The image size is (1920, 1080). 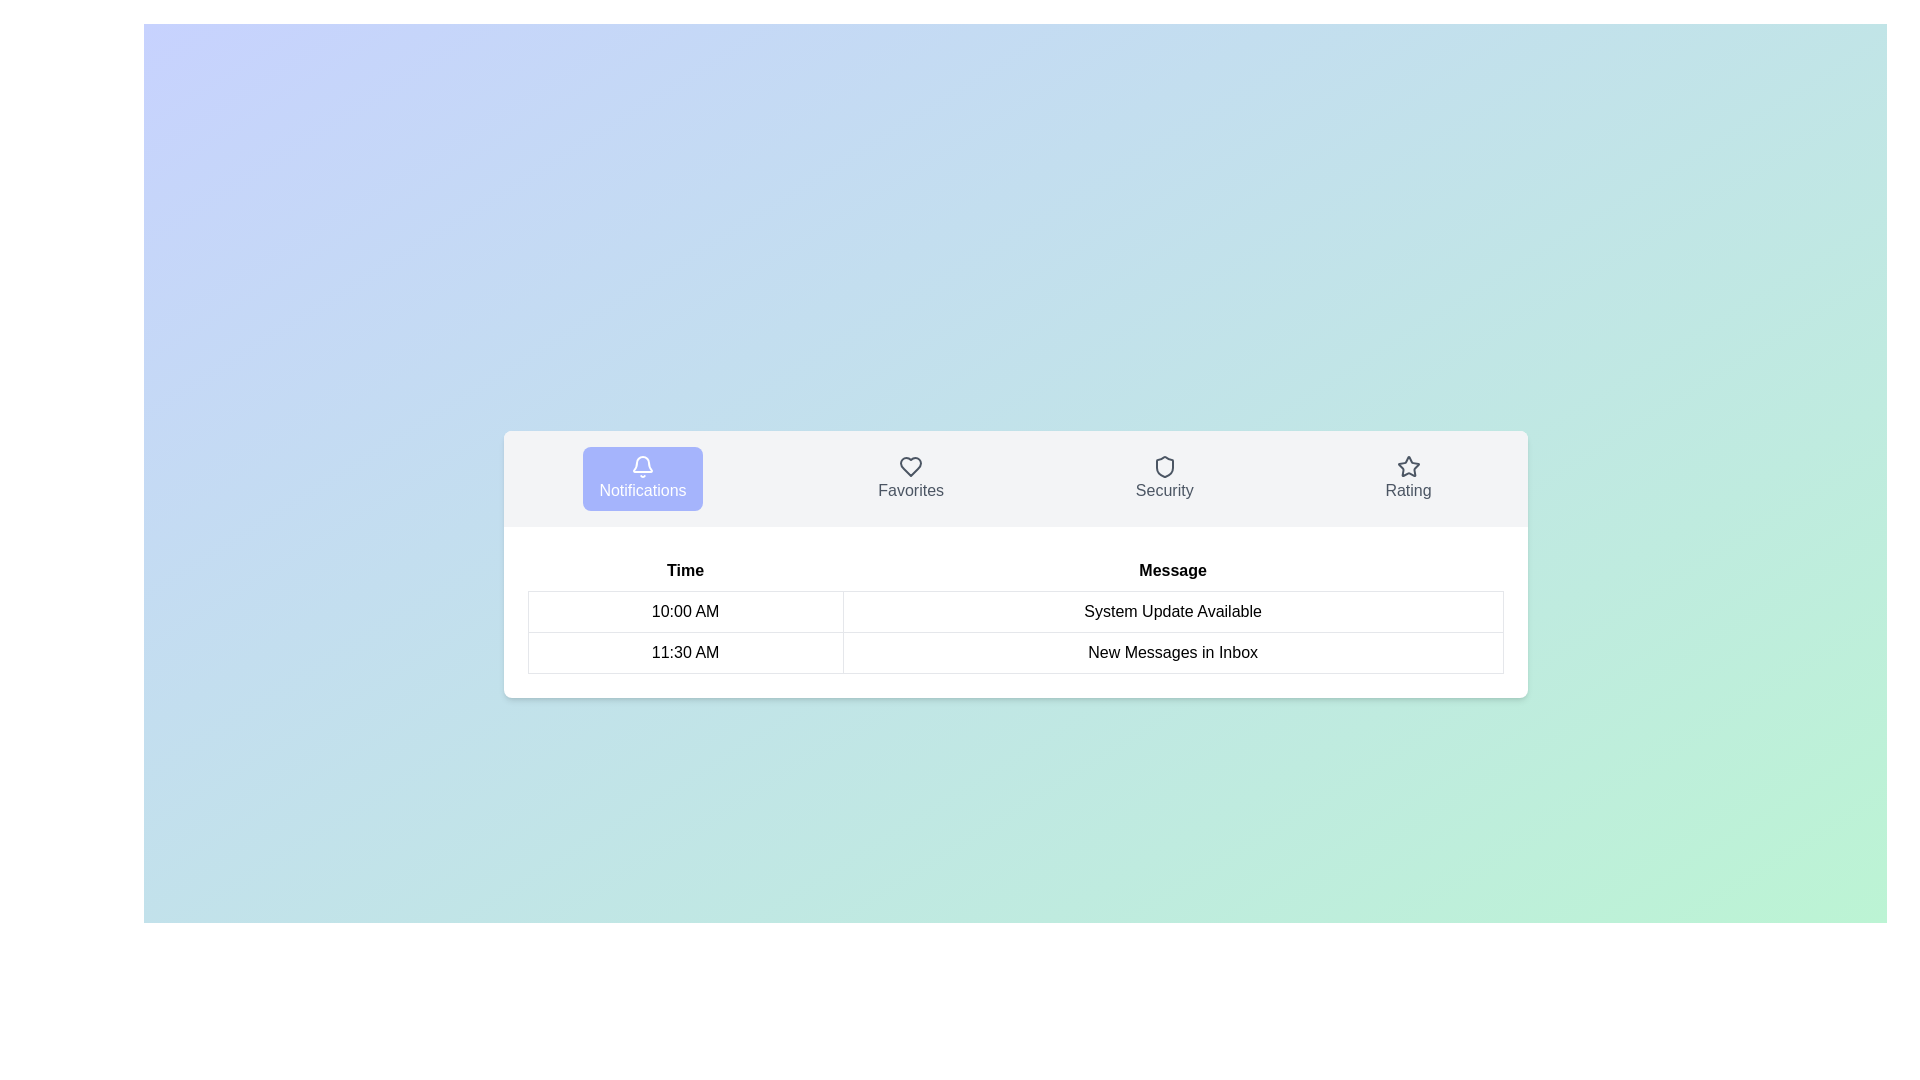 What do you see at coordinates (685, 610) in the screenshot?
I see `the Static Text Label displaying '10:00 AM' in the first row of the 'Time' column in the data table` at bounding box center [685, 610].